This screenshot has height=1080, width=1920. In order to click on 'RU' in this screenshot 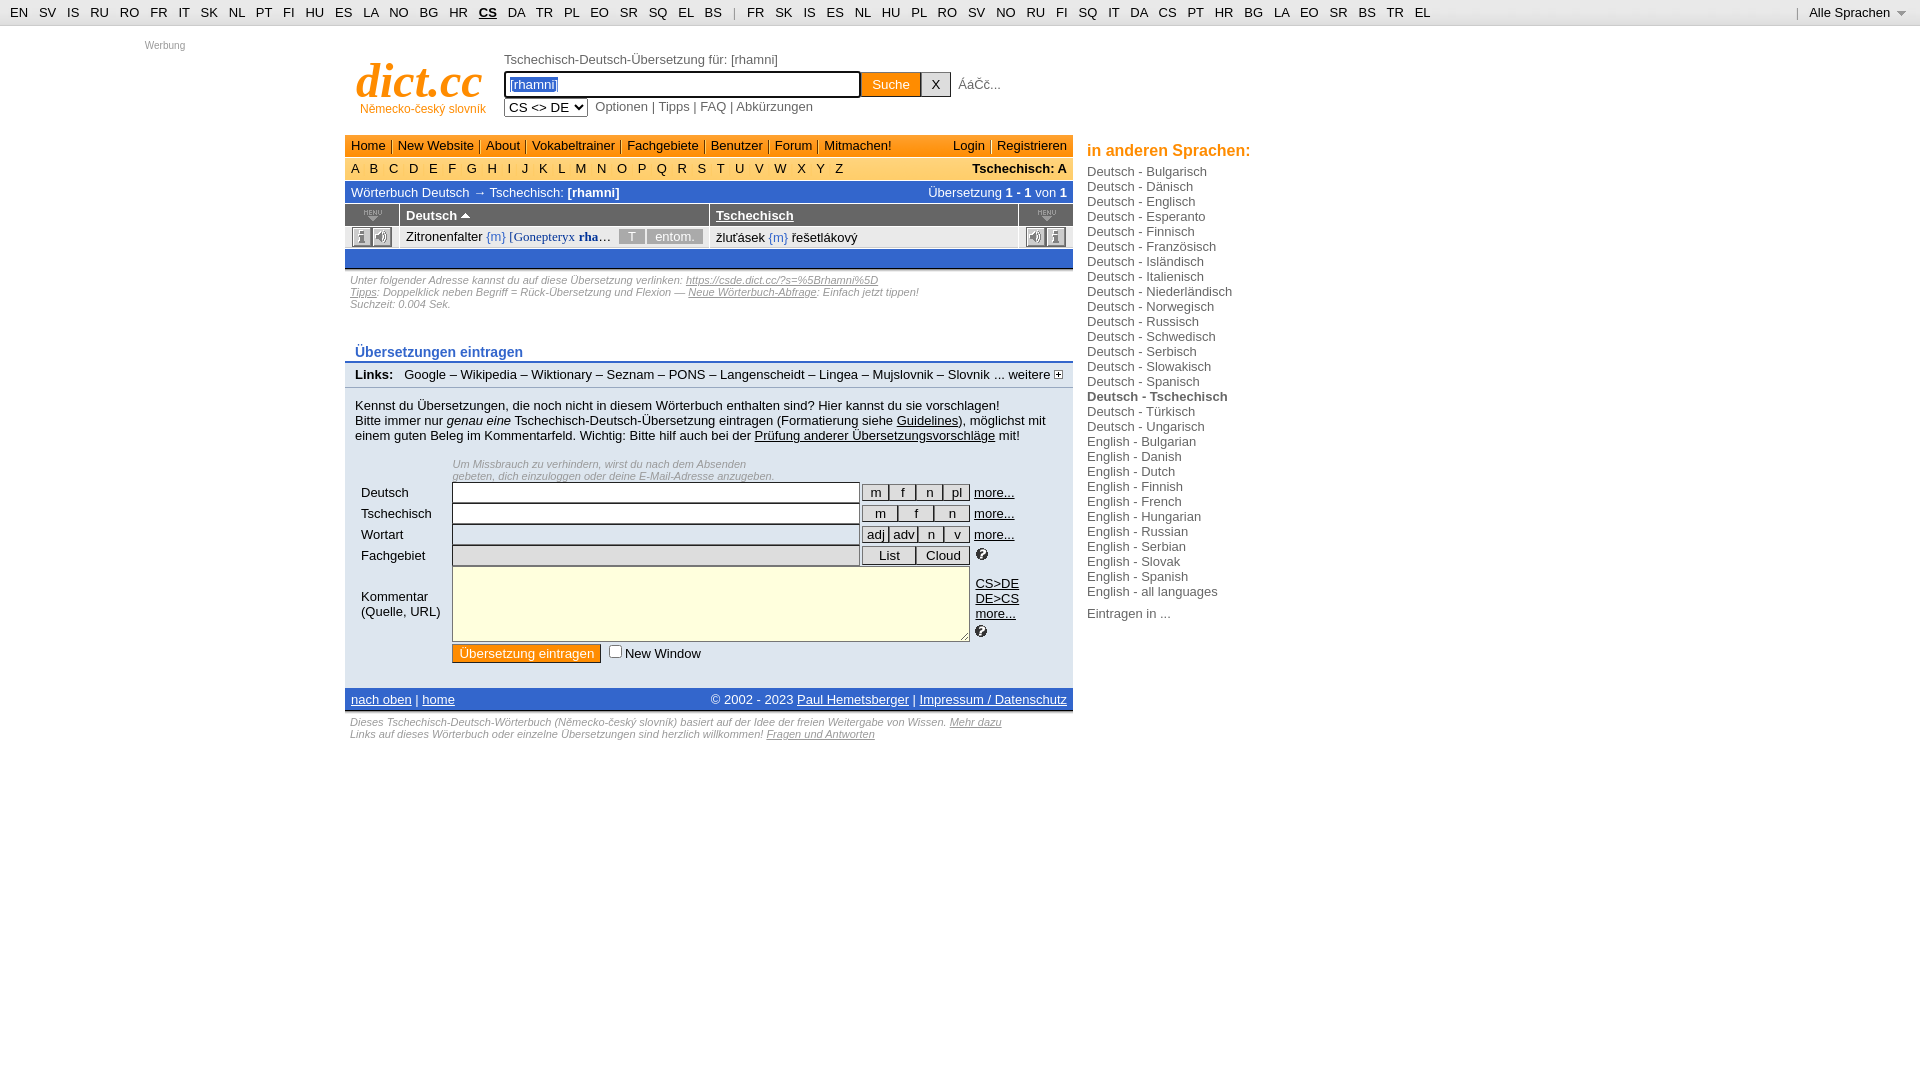, I will do `click(1035, 12)`.